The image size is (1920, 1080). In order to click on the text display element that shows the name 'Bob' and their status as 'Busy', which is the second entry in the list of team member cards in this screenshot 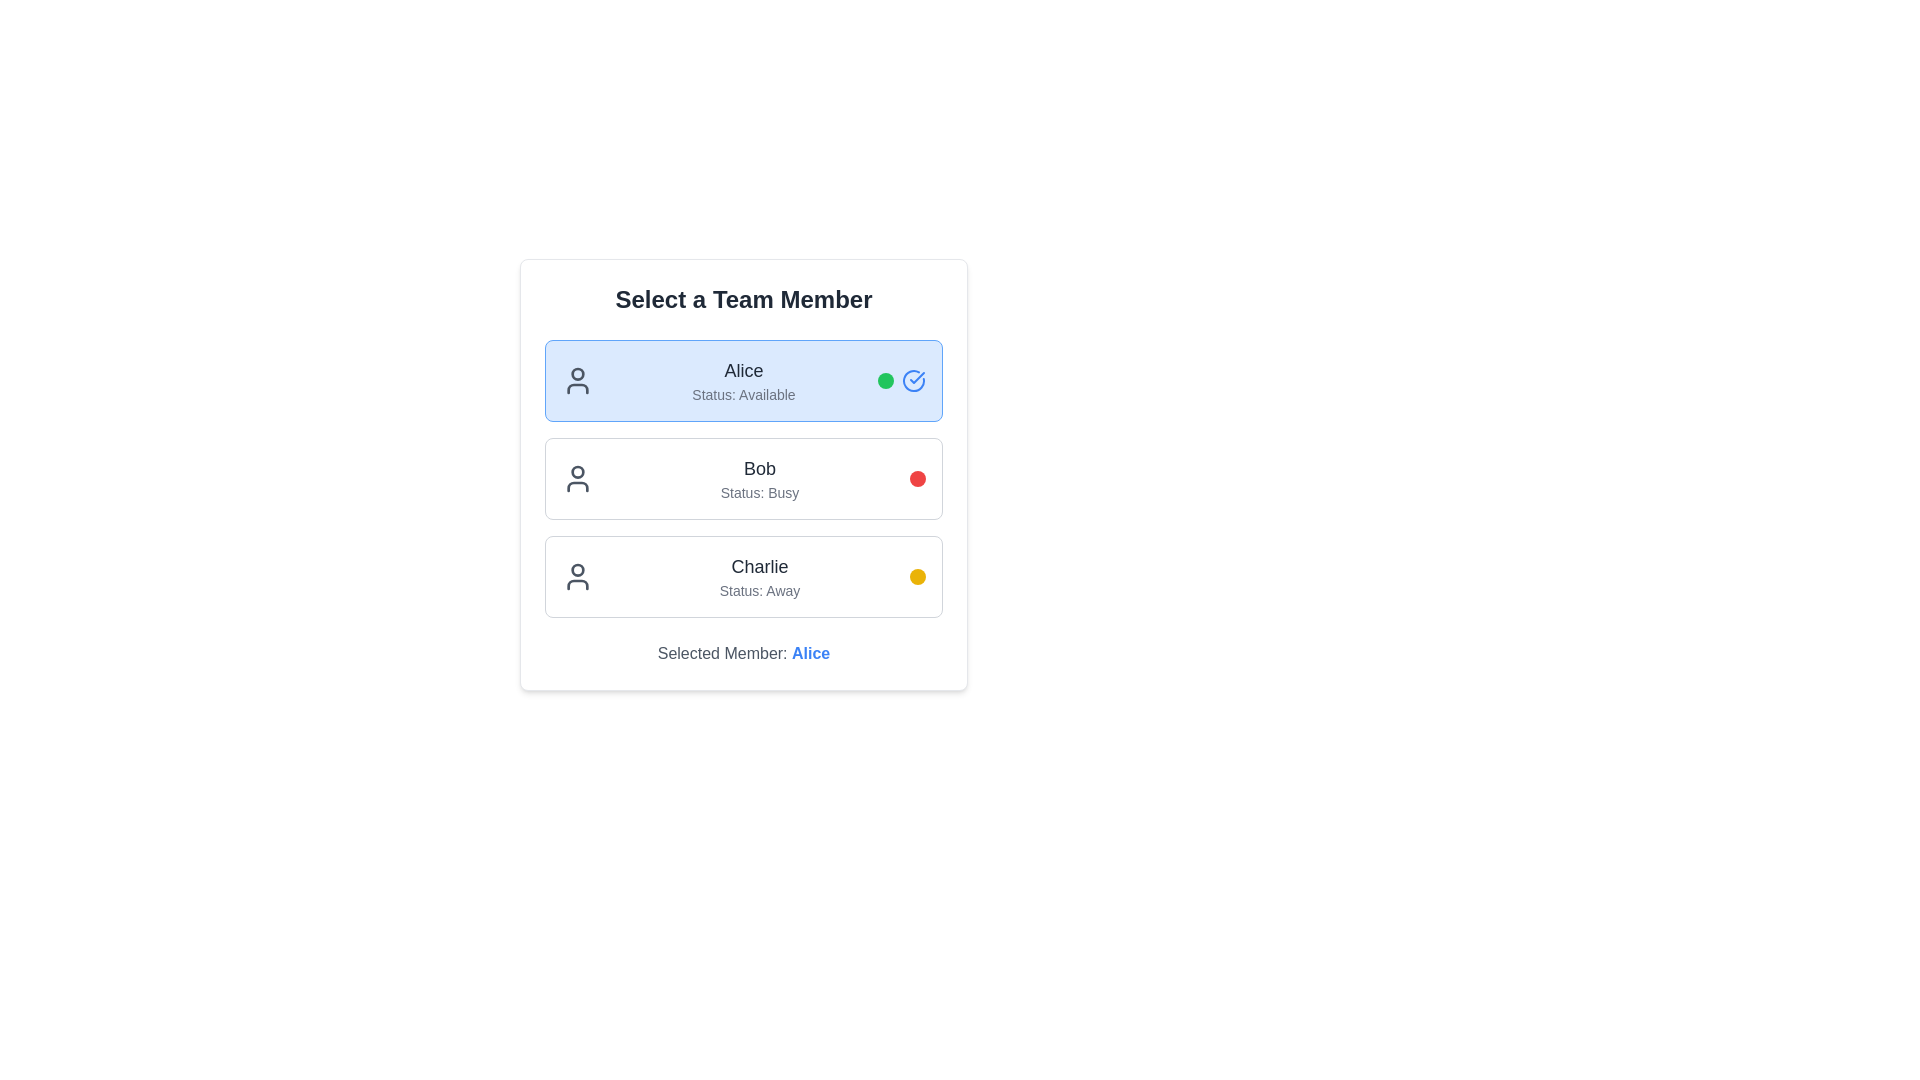, I will do `click(758, 478)`.